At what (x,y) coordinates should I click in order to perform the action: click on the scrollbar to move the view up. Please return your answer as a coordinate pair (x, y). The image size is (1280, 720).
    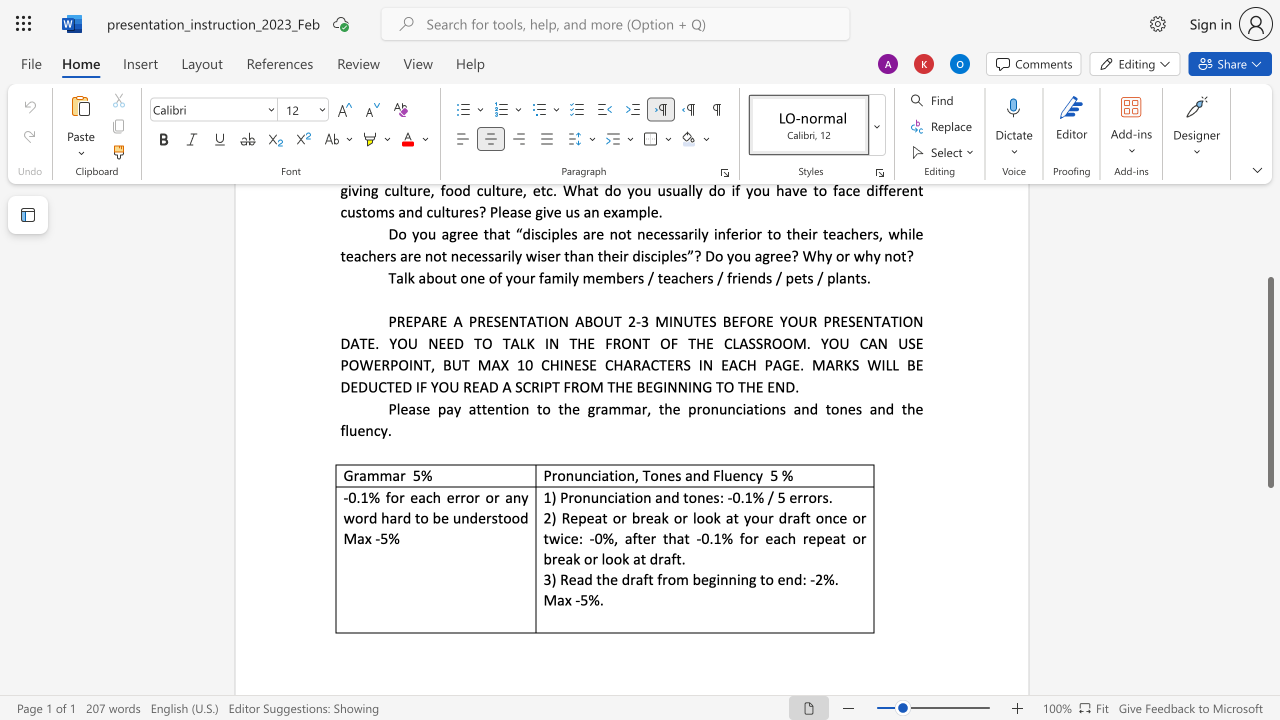
    Looking at the image, I should click on (1269, 220).